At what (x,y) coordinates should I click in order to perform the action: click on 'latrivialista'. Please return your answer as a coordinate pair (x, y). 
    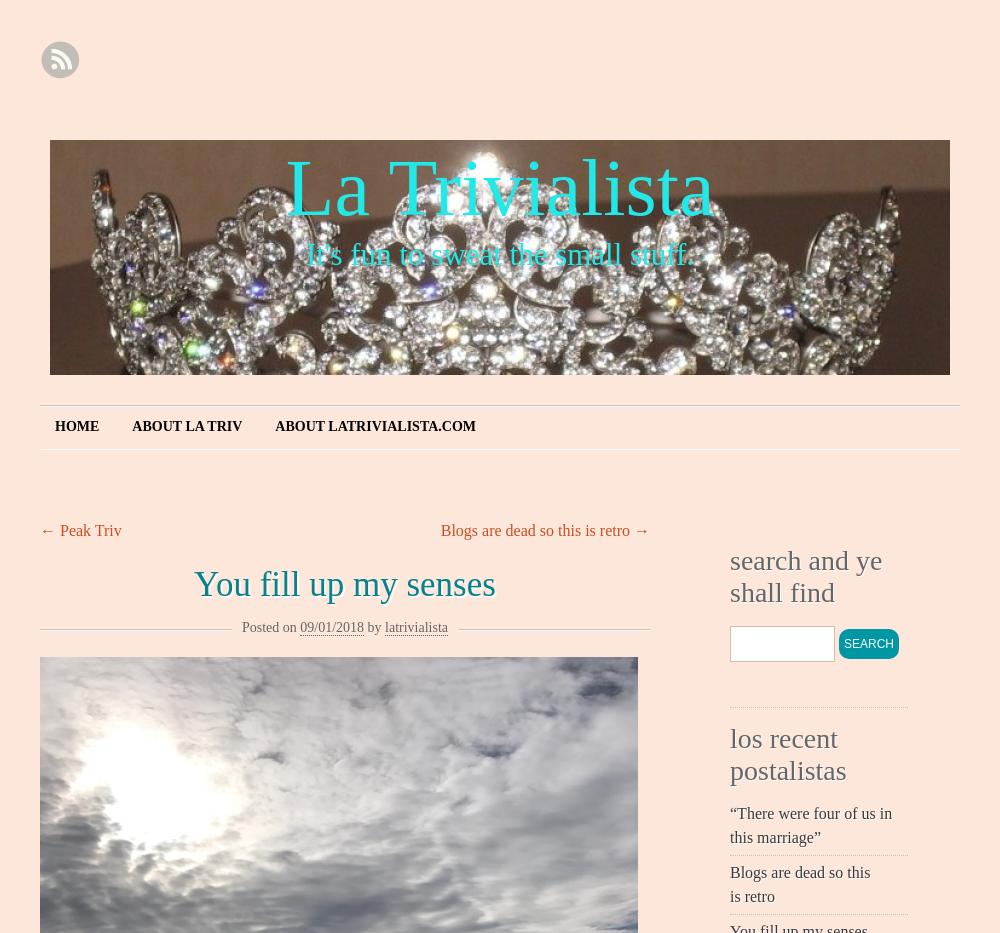
    Looking at the image, I should click on (416, 625).